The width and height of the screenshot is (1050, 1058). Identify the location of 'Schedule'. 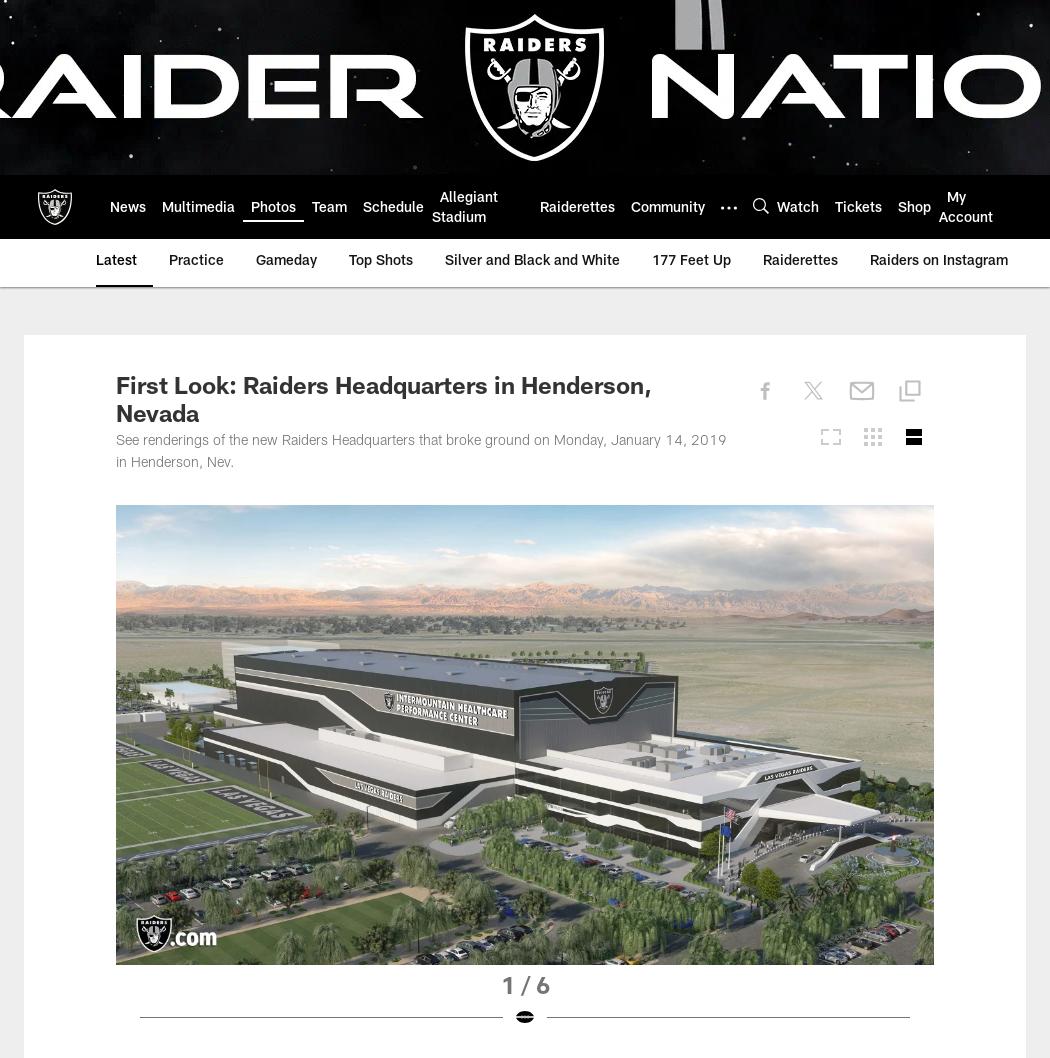
(392, 208).